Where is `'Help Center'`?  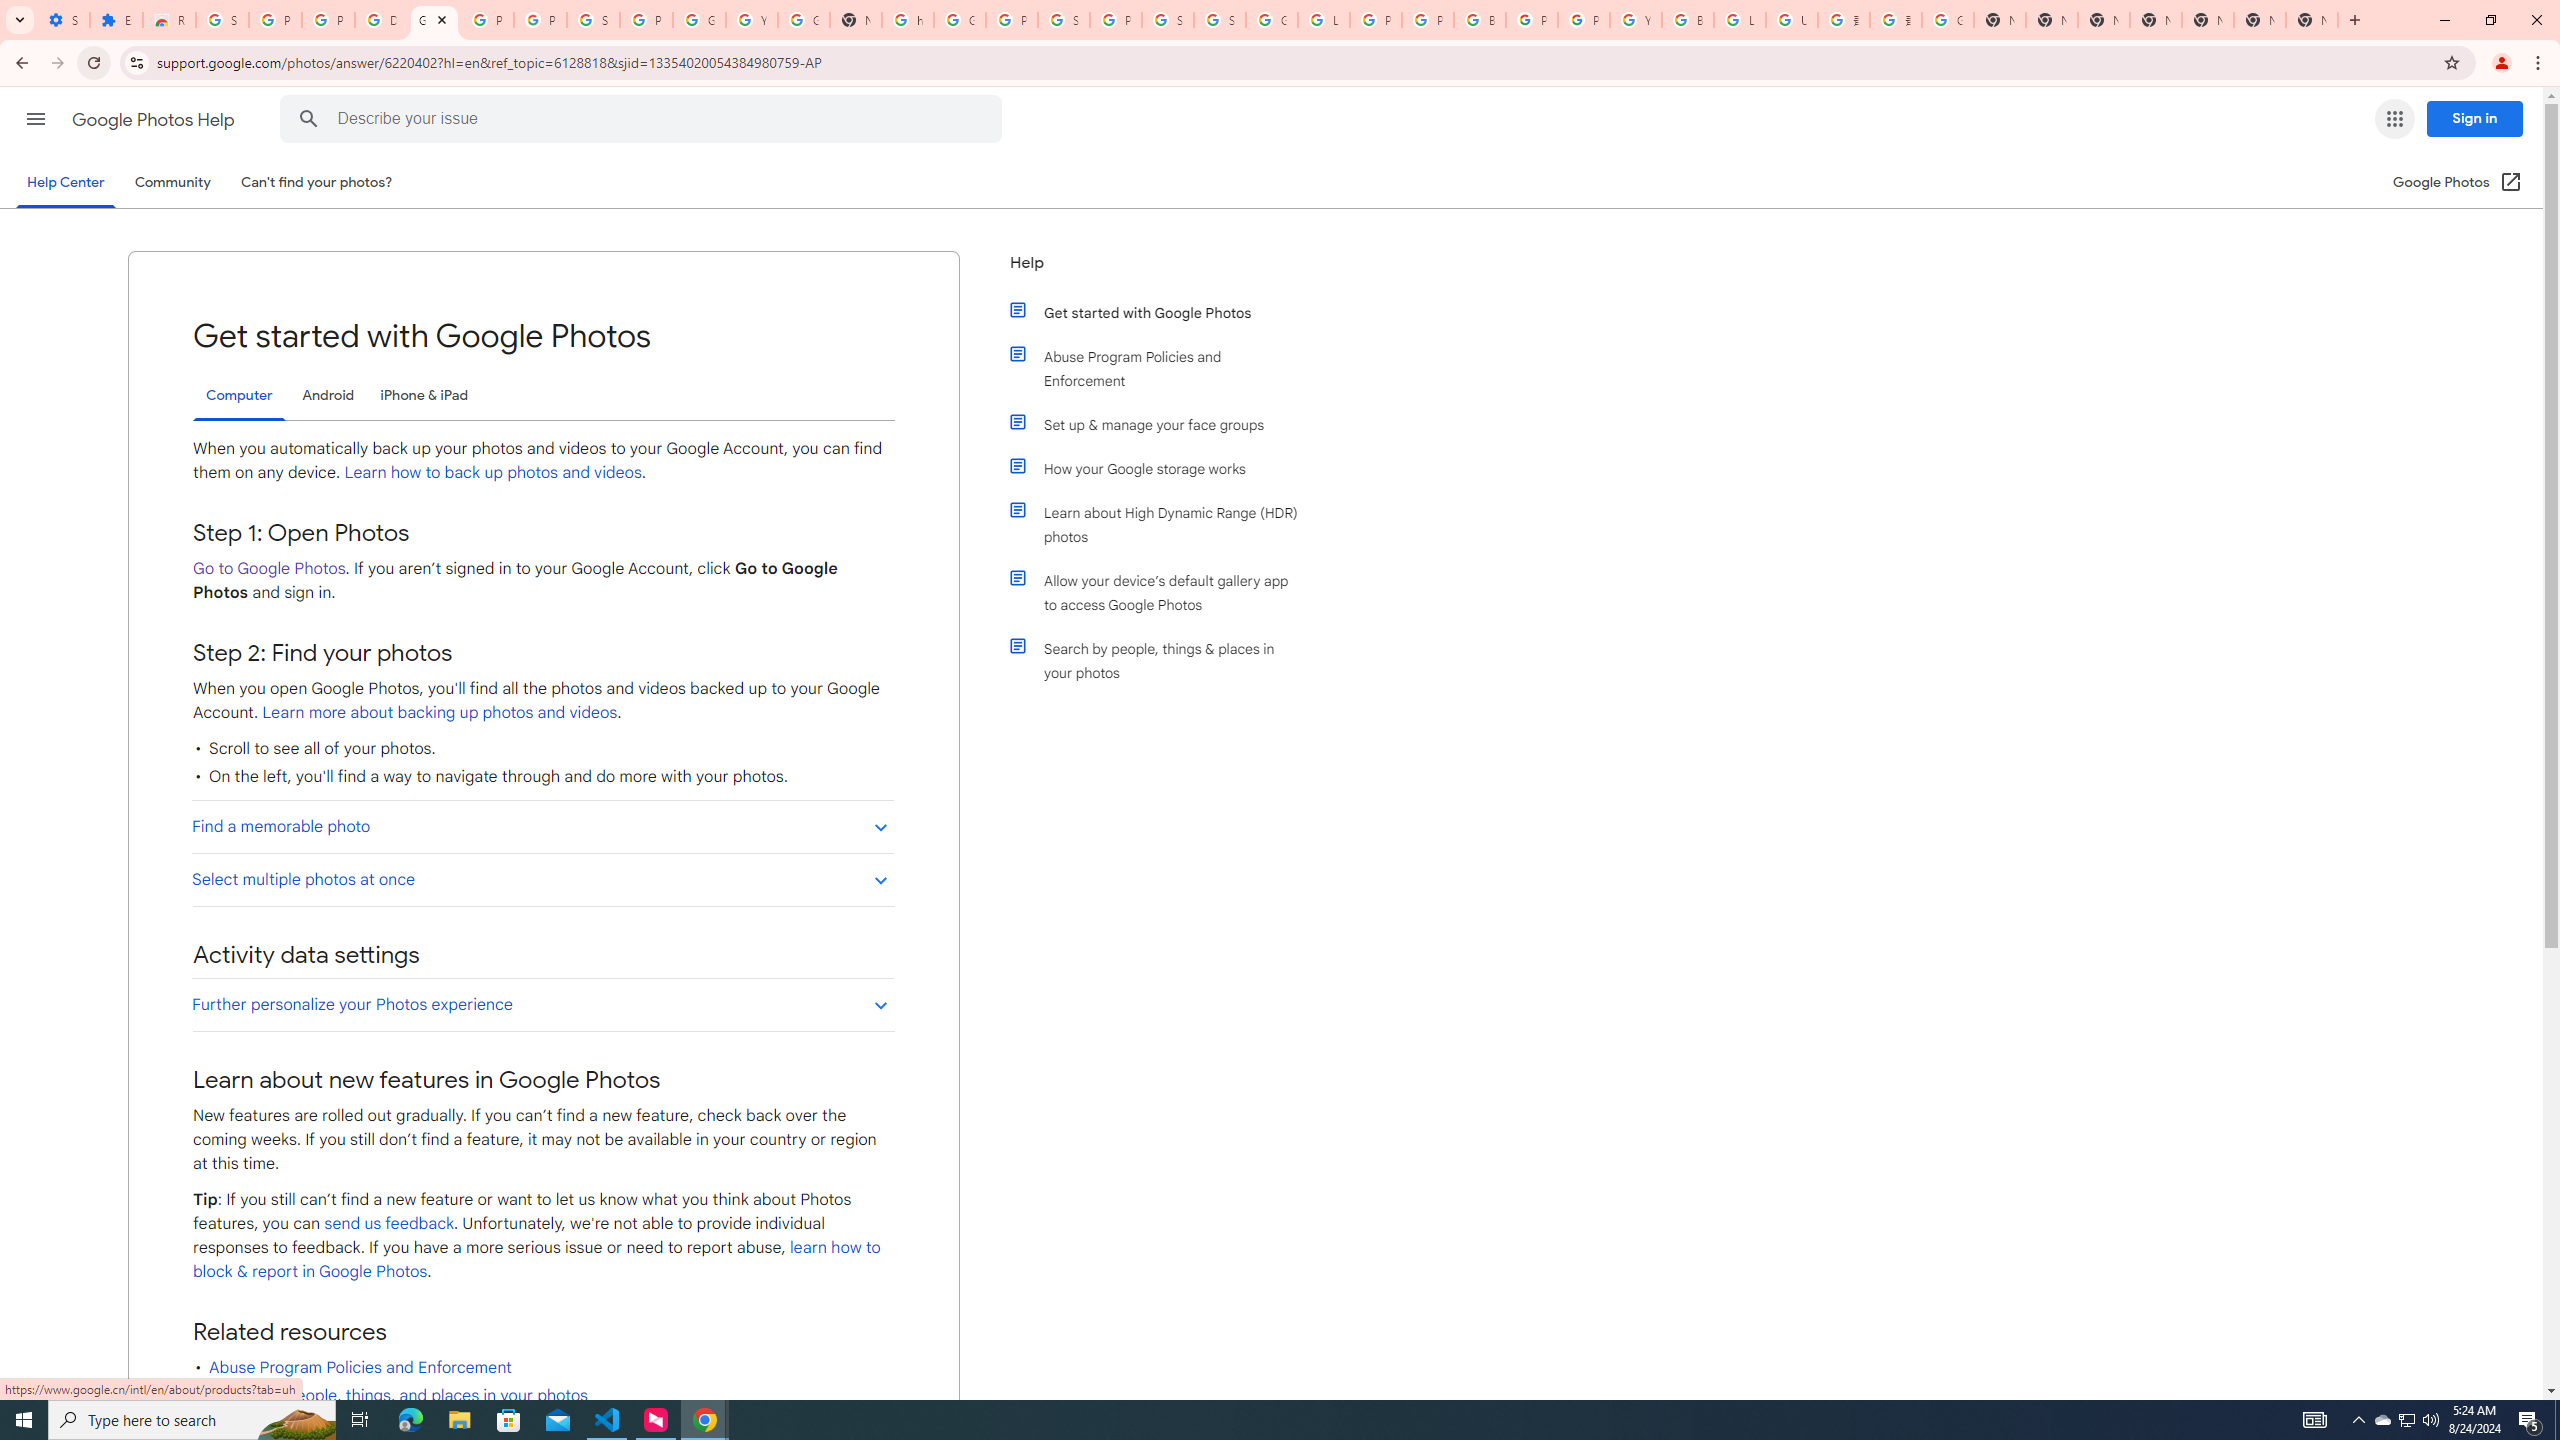 'Help Center' is located at coordinates (65, 181).